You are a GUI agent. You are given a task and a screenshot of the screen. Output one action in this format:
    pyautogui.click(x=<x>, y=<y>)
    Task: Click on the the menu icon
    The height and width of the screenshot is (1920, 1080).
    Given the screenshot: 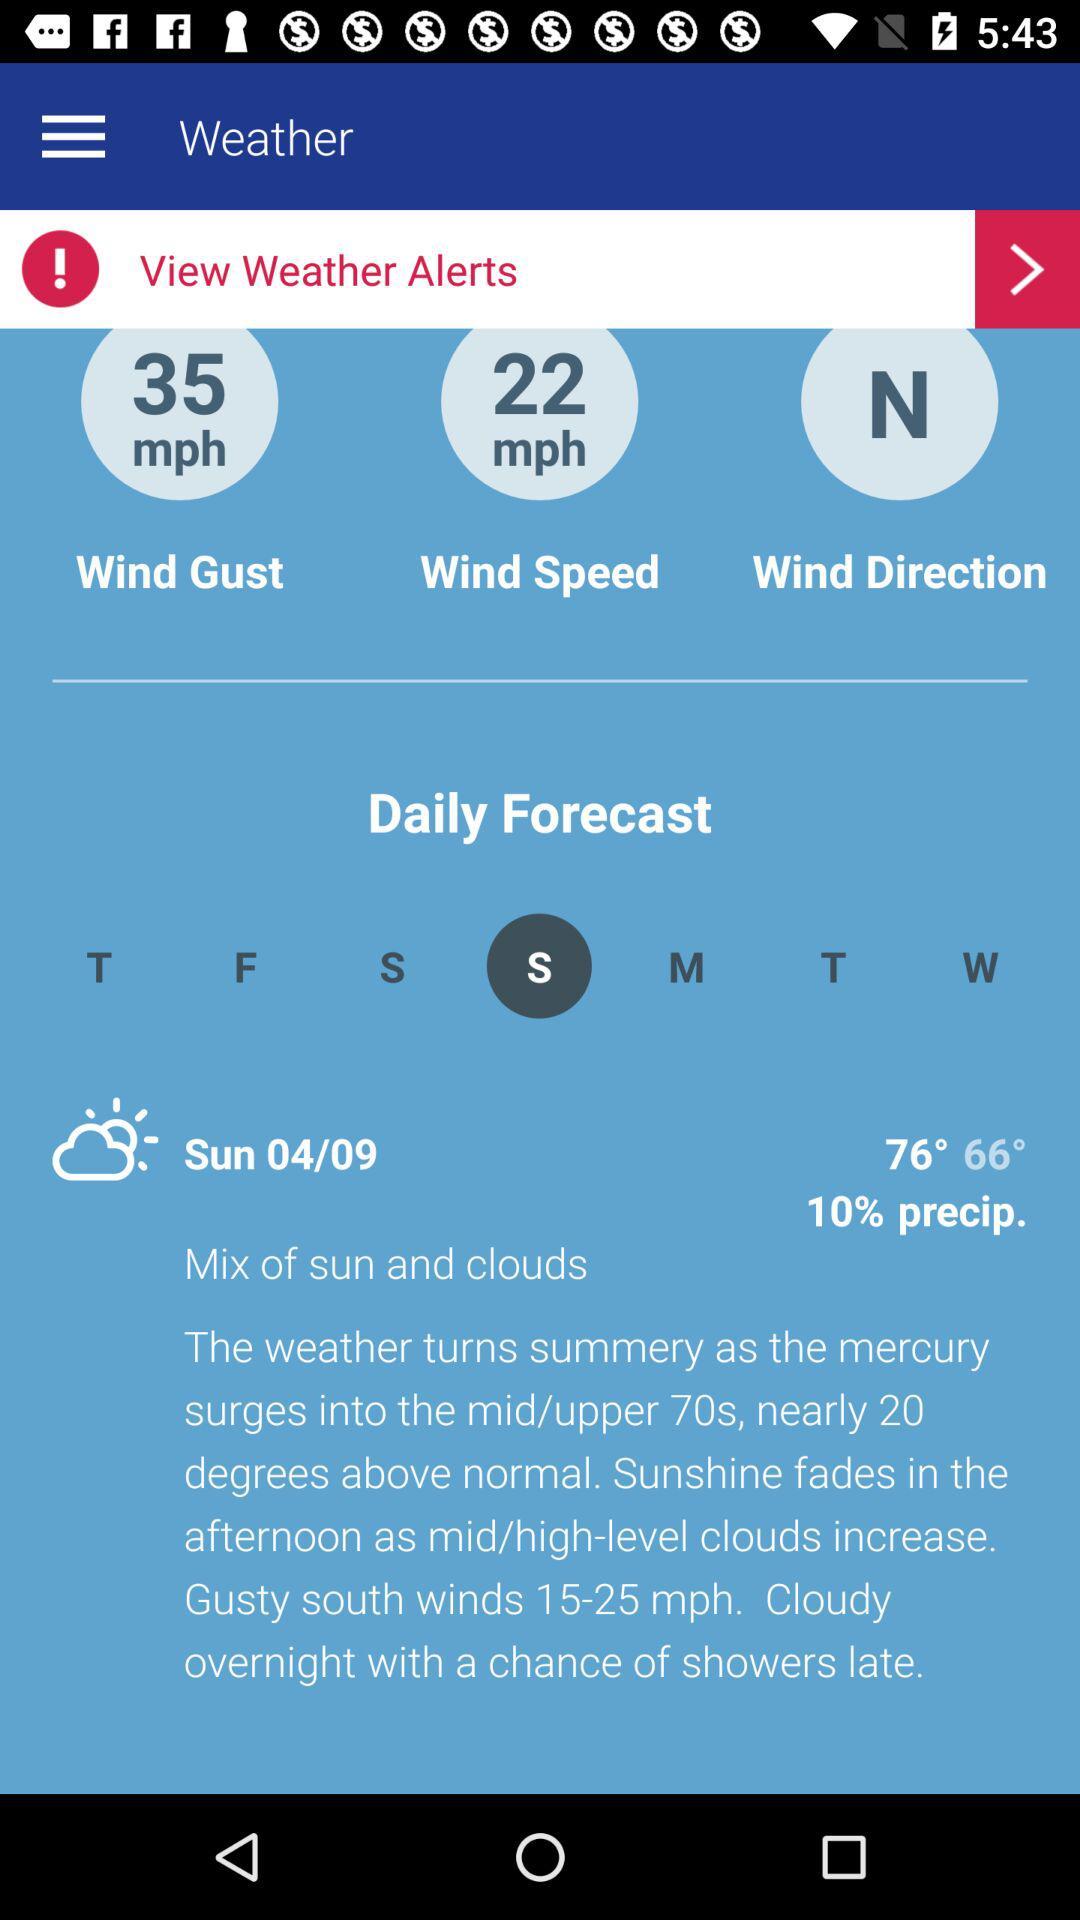 What is the action you would take?
    pyautogui.click(x=72, y=135)
    